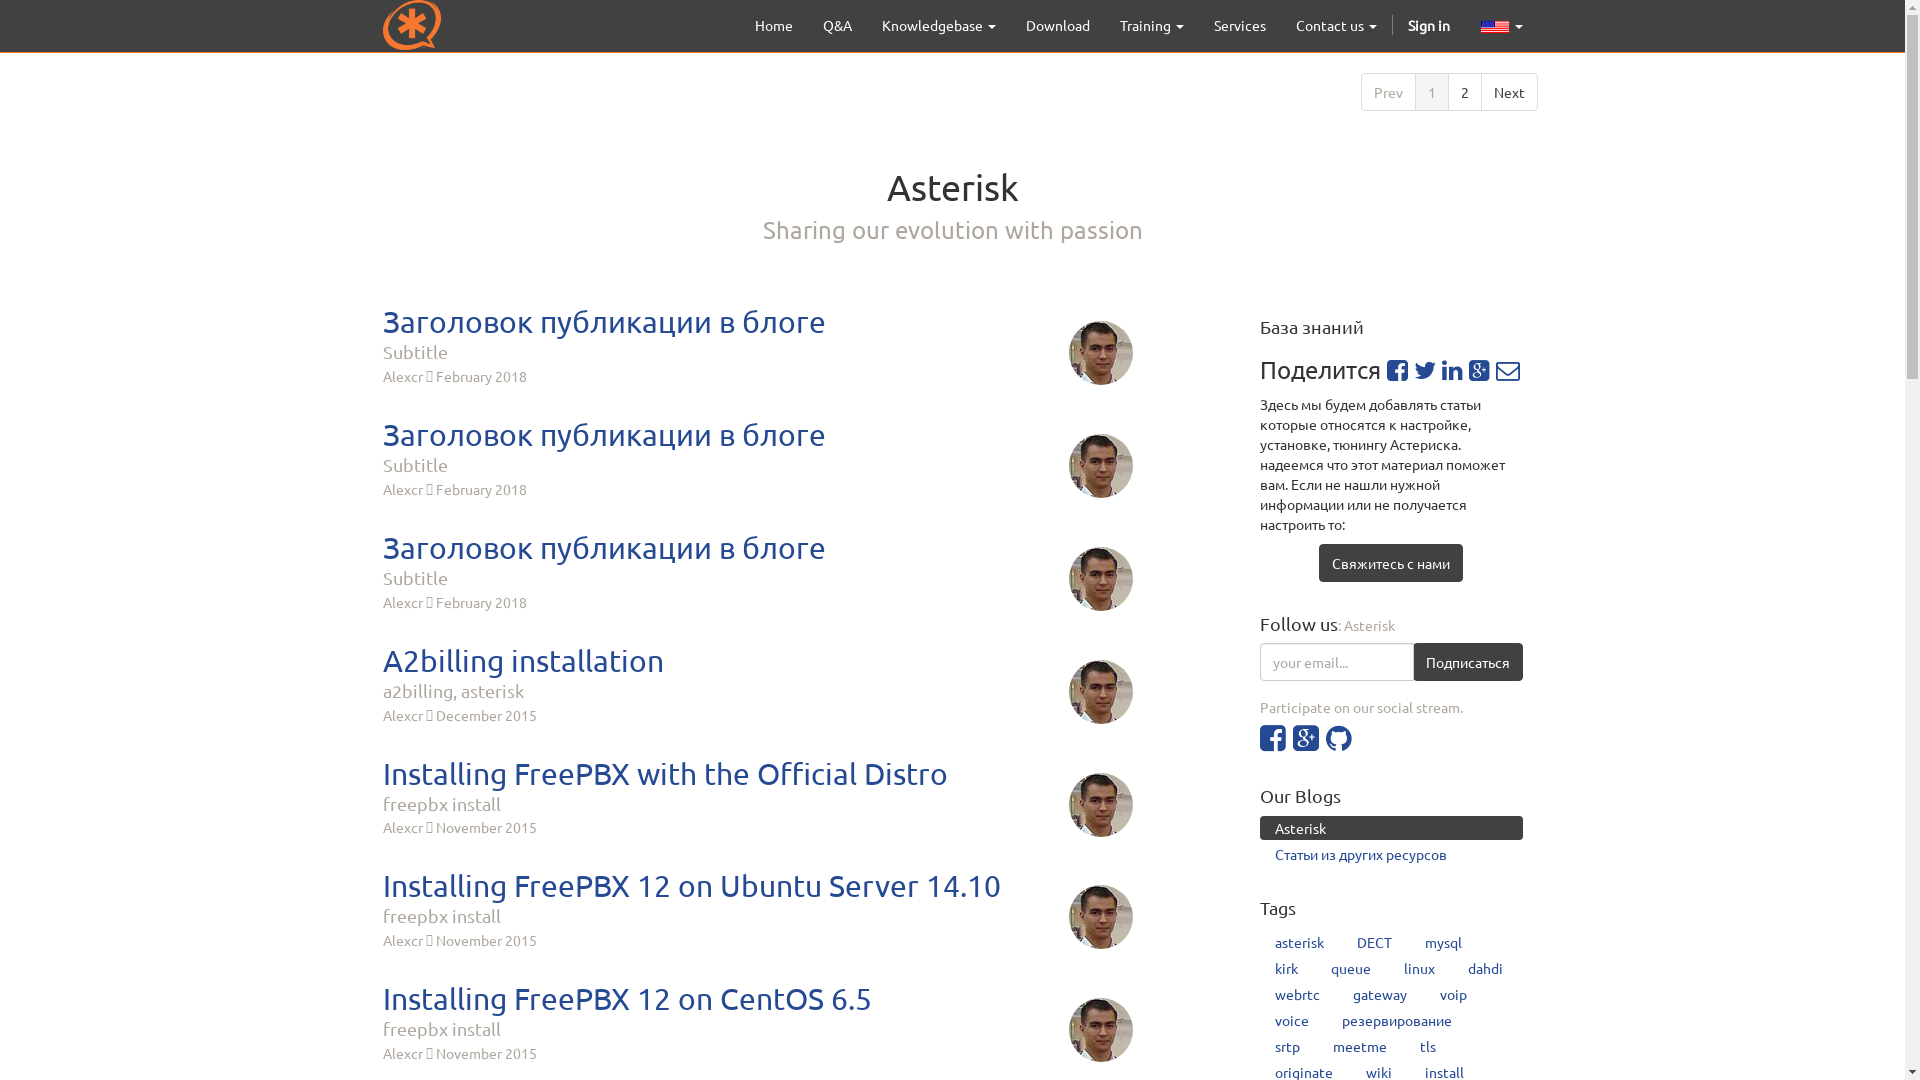  I want to click on 'tls', so click(1427, 1044).